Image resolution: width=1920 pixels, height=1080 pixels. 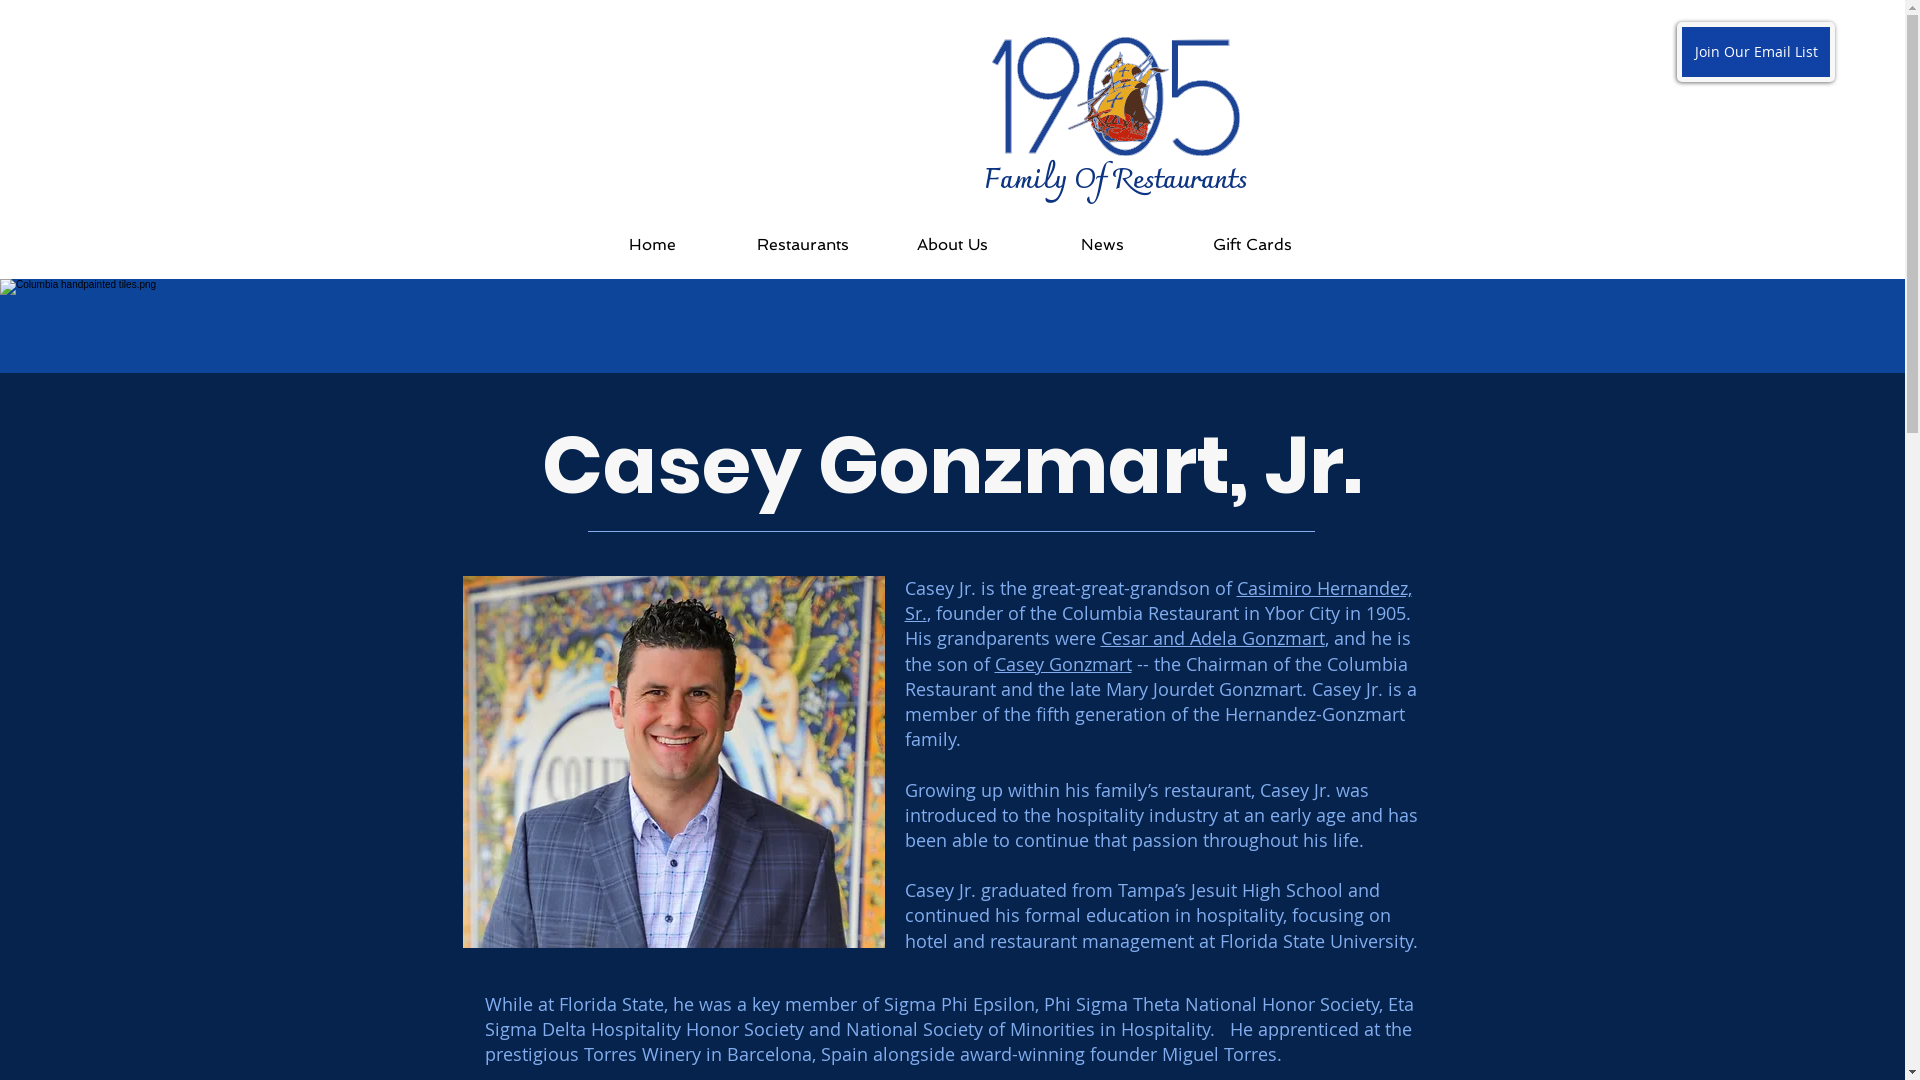 What do you see at coordinates (1755, 50) in the screenshot?
I see `'Join Our Email List'` at bounding box center [1755, 50].